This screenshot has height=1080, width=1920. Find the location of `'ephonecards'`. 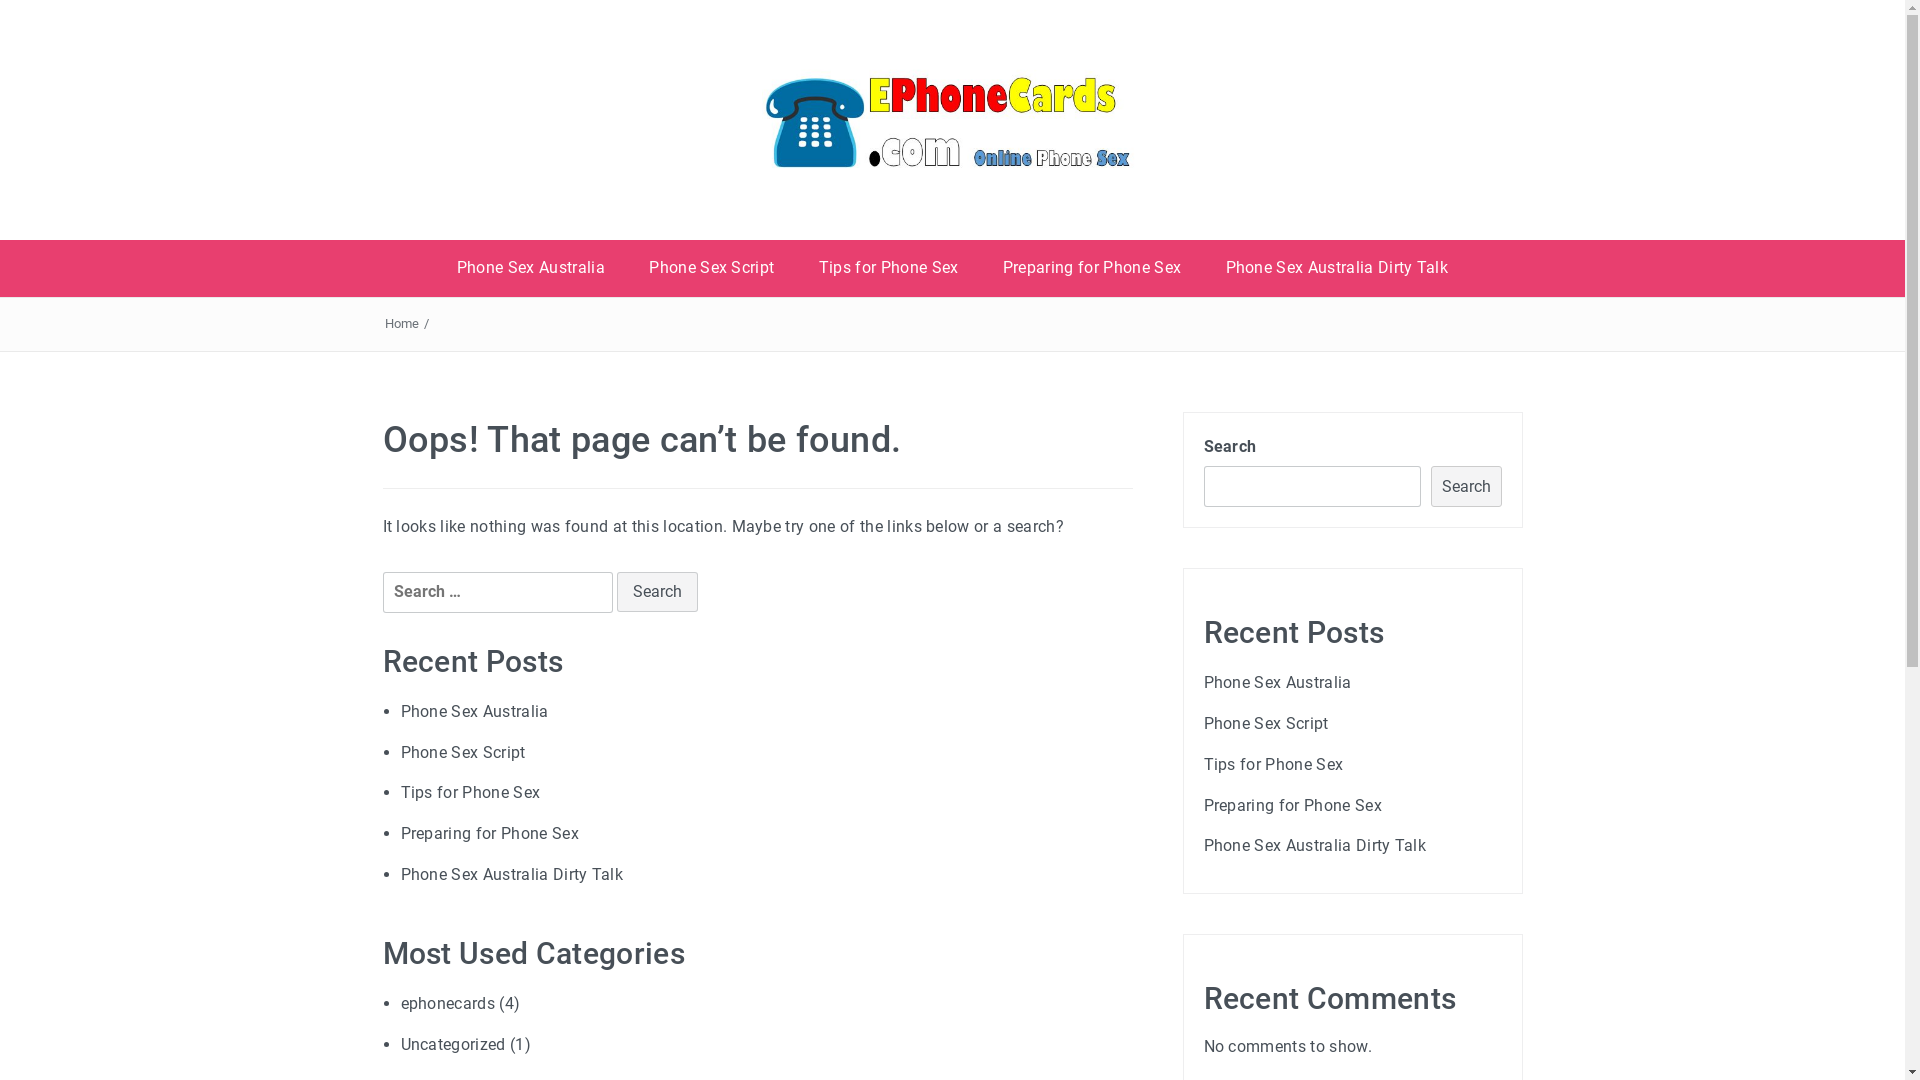

'ephonecards' is located at coordinates (399, 1003).